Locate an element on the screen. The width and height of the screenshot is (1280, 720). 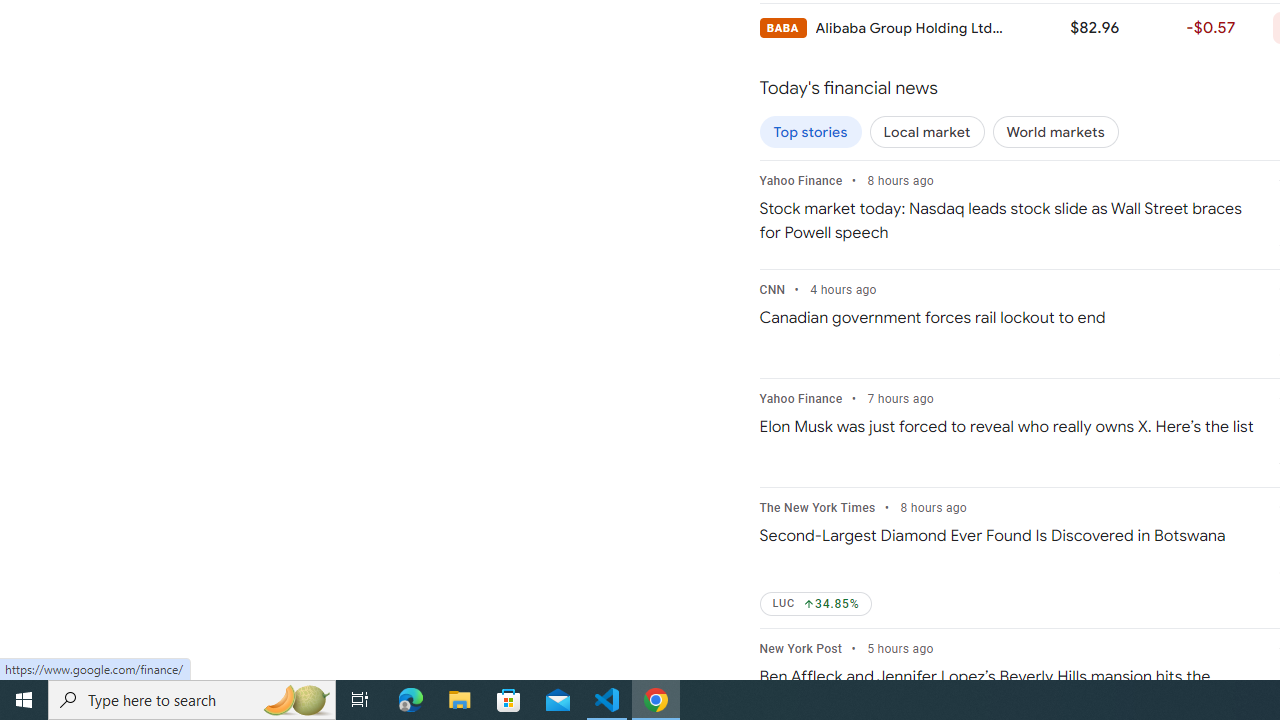
'World markets' is located at coordinates (1054, 132).